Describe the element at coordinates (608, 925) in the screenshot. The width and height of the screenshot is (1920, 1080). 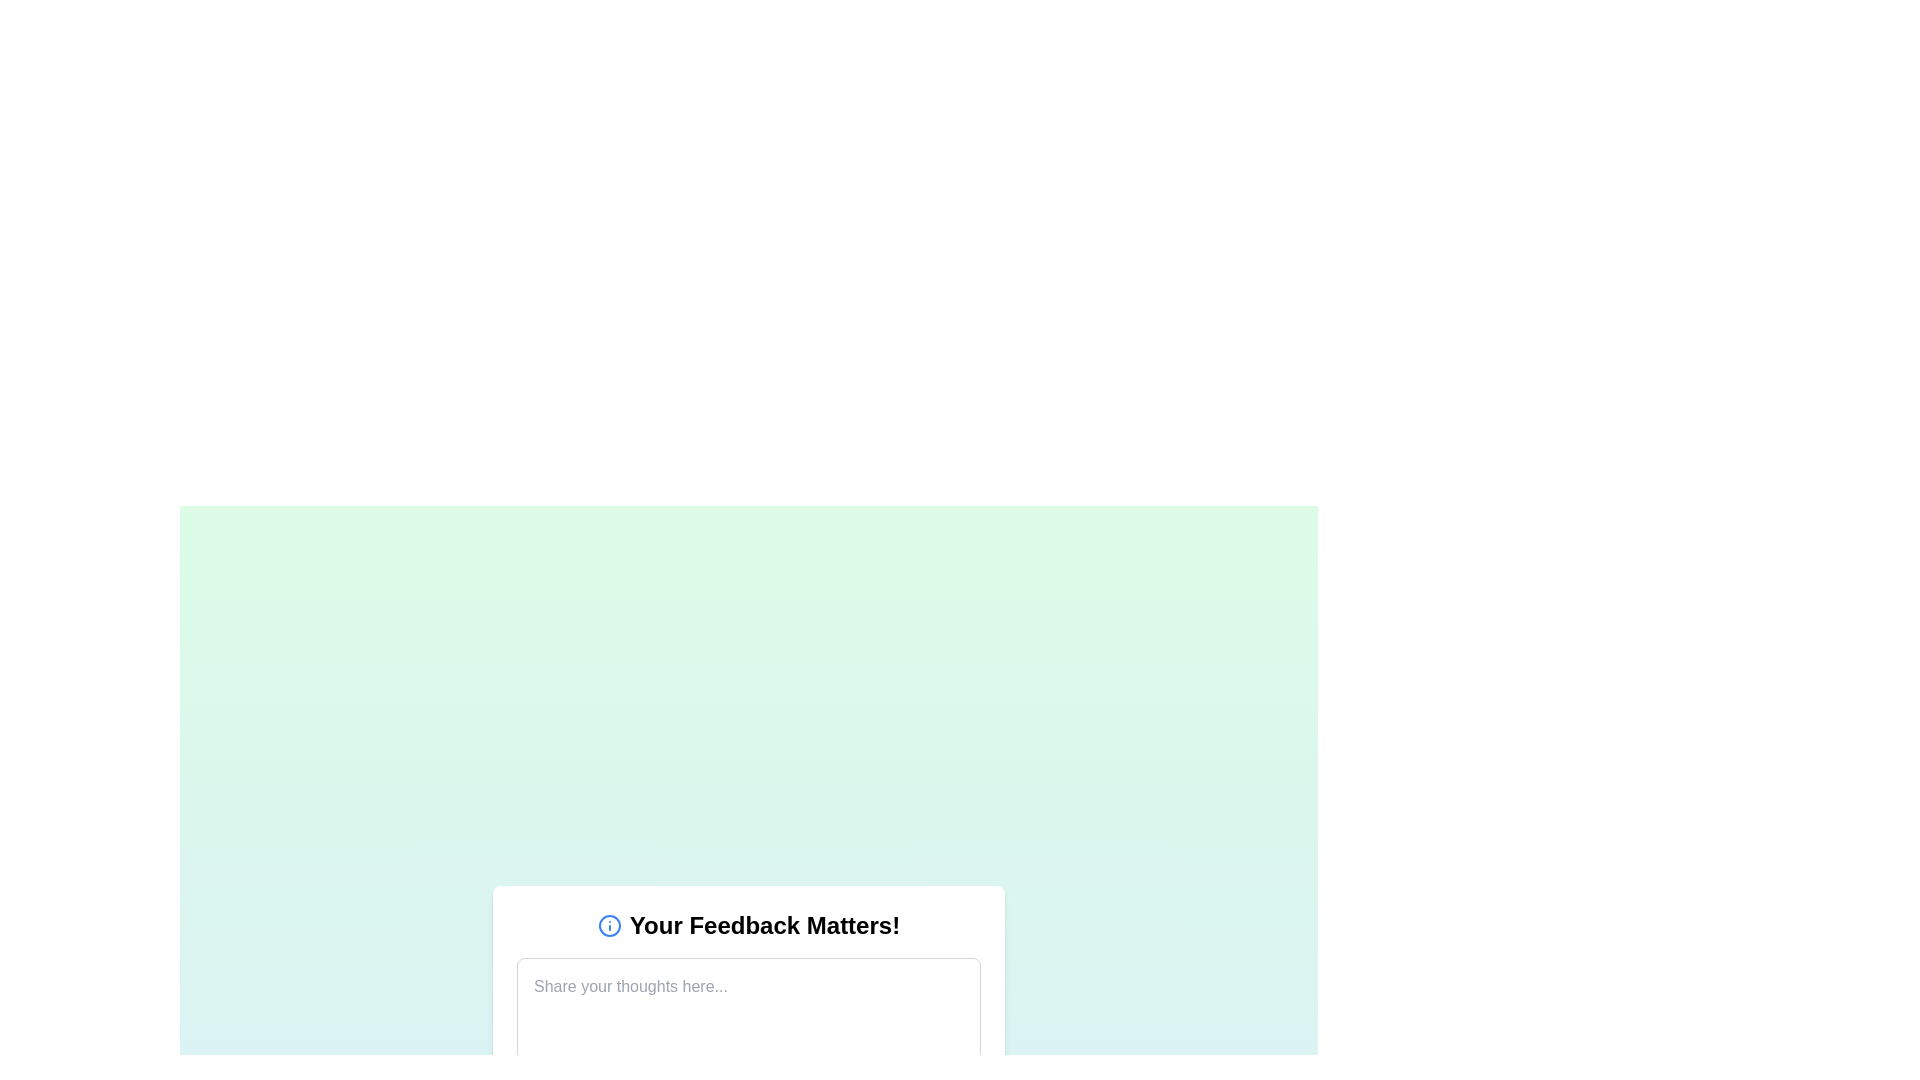
I see `the info icon styled in a circular outline with a blue color, located to the left of the text 'Your Feedback Matters!'` at that location.